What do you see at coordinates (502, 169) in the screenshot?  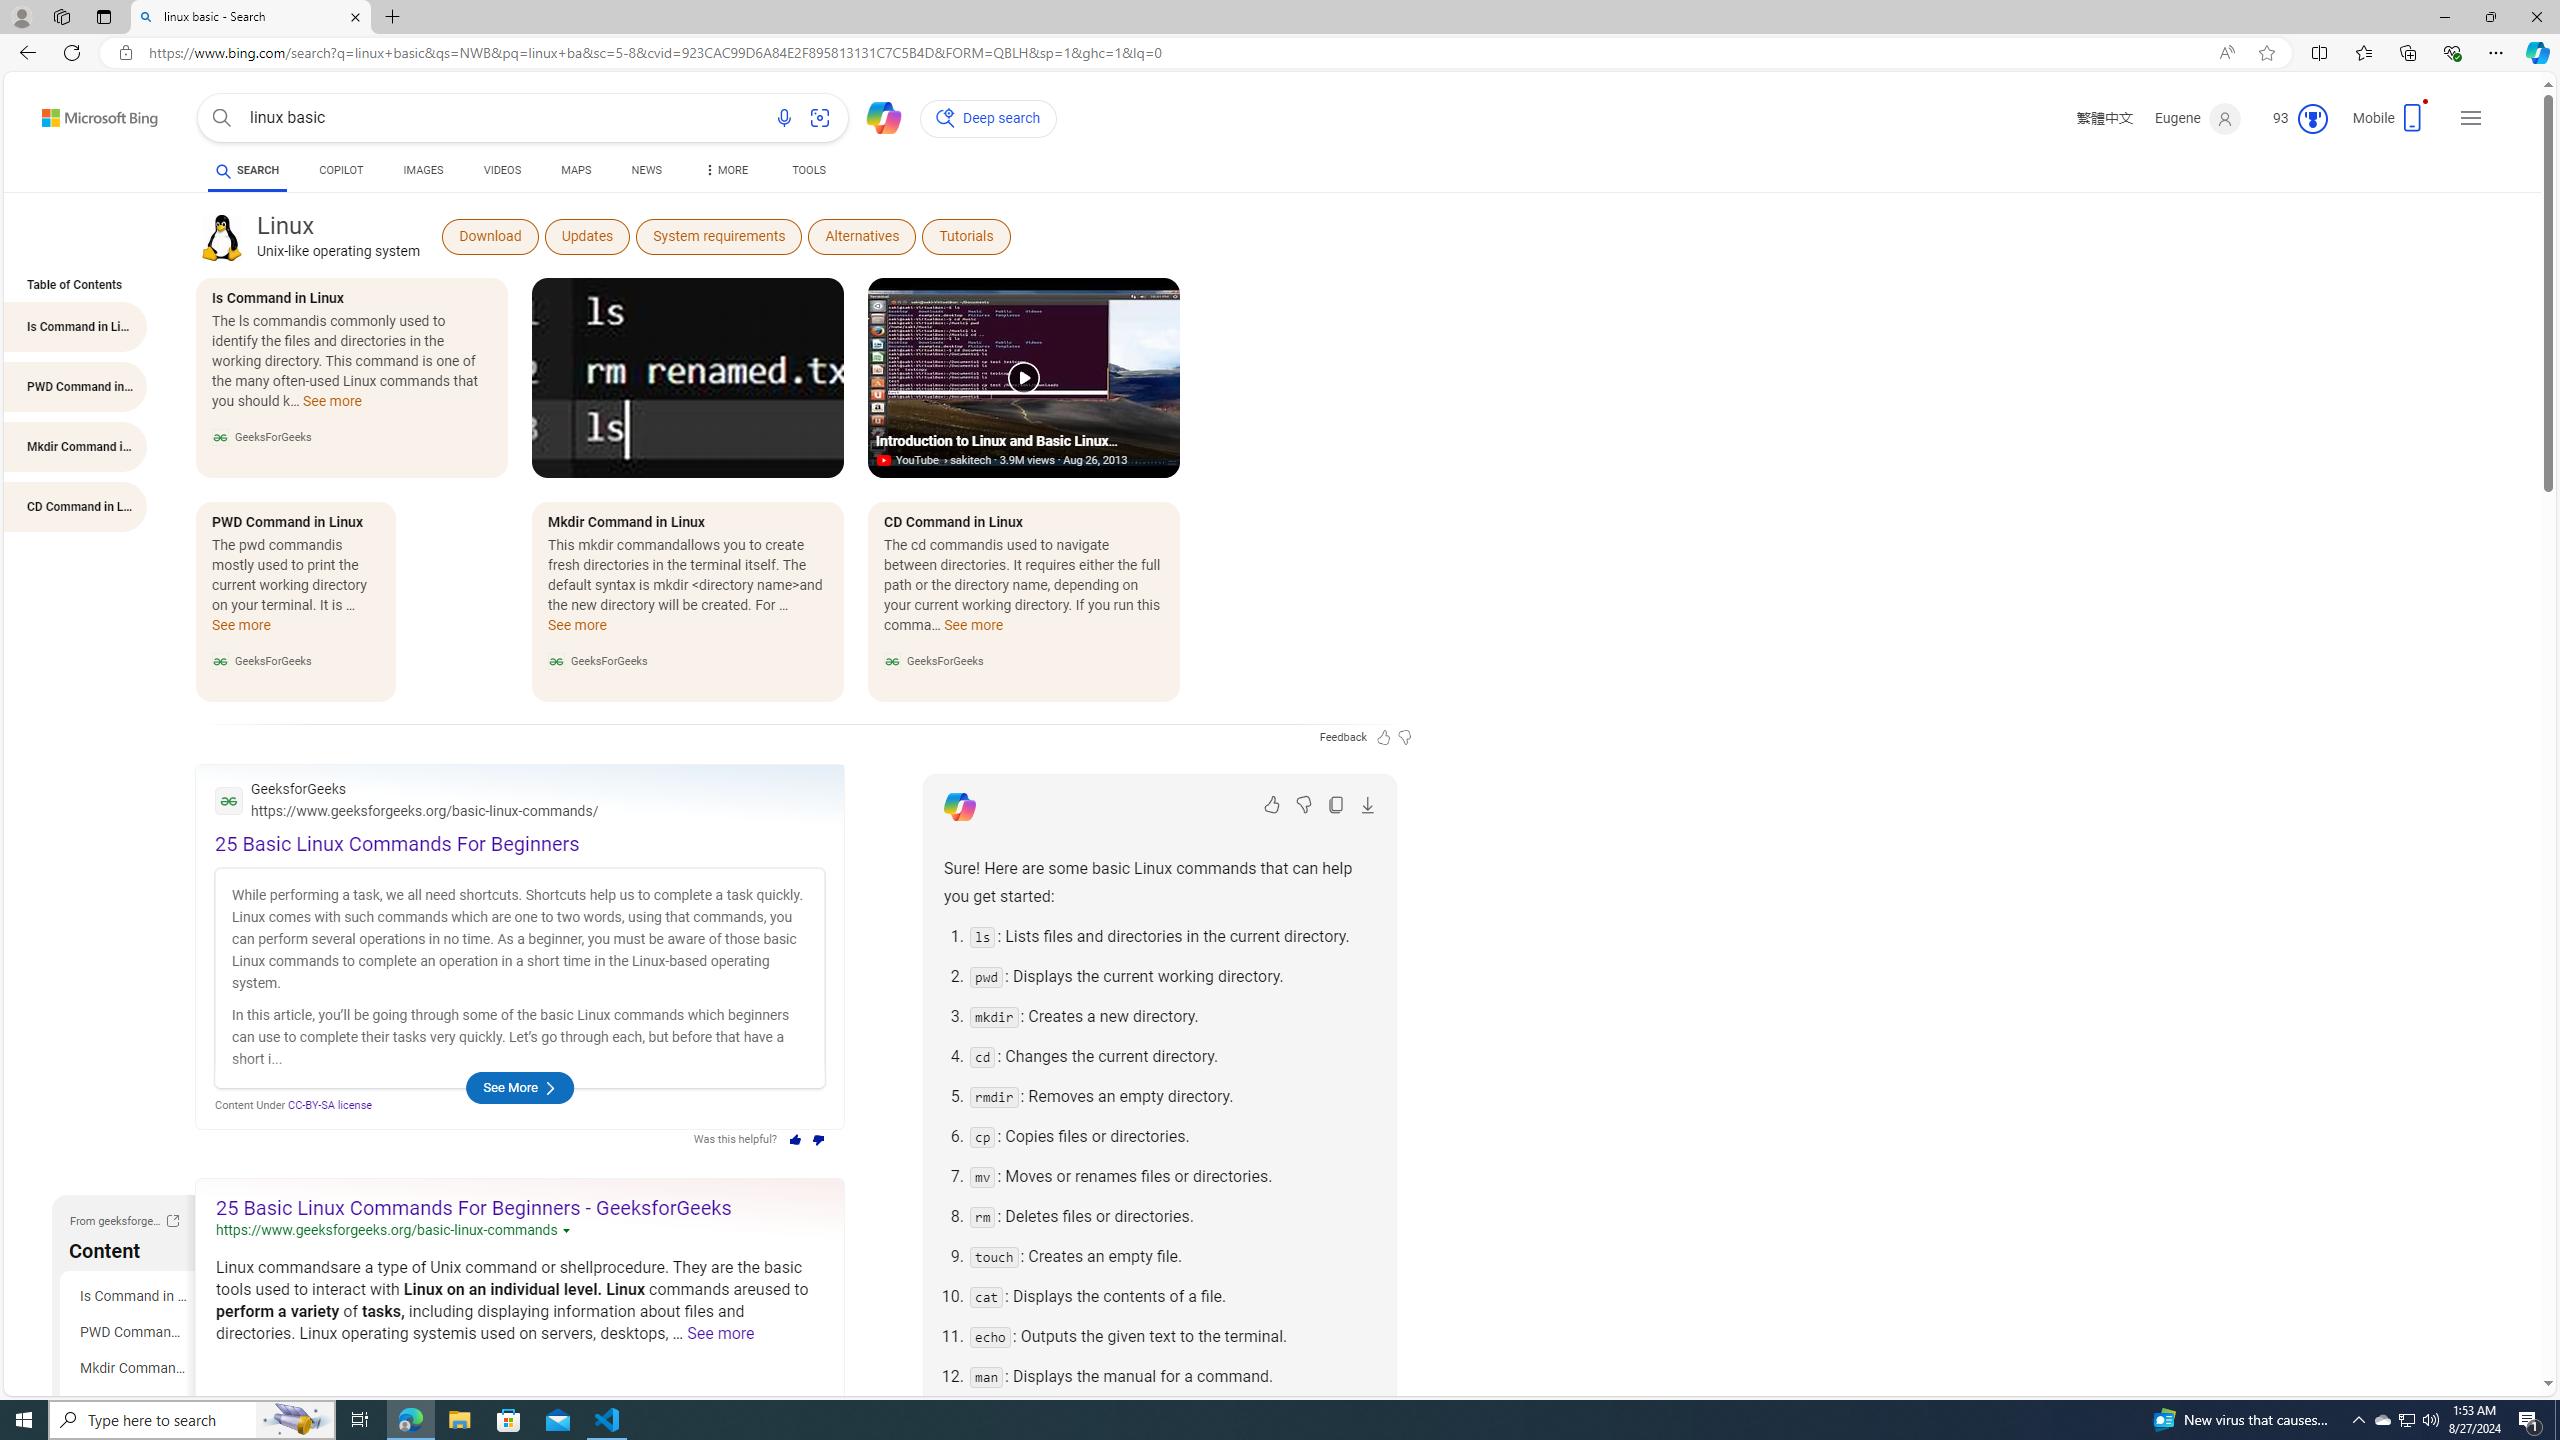 I see `'VIDEOS'` at bounding box center [502, 169].